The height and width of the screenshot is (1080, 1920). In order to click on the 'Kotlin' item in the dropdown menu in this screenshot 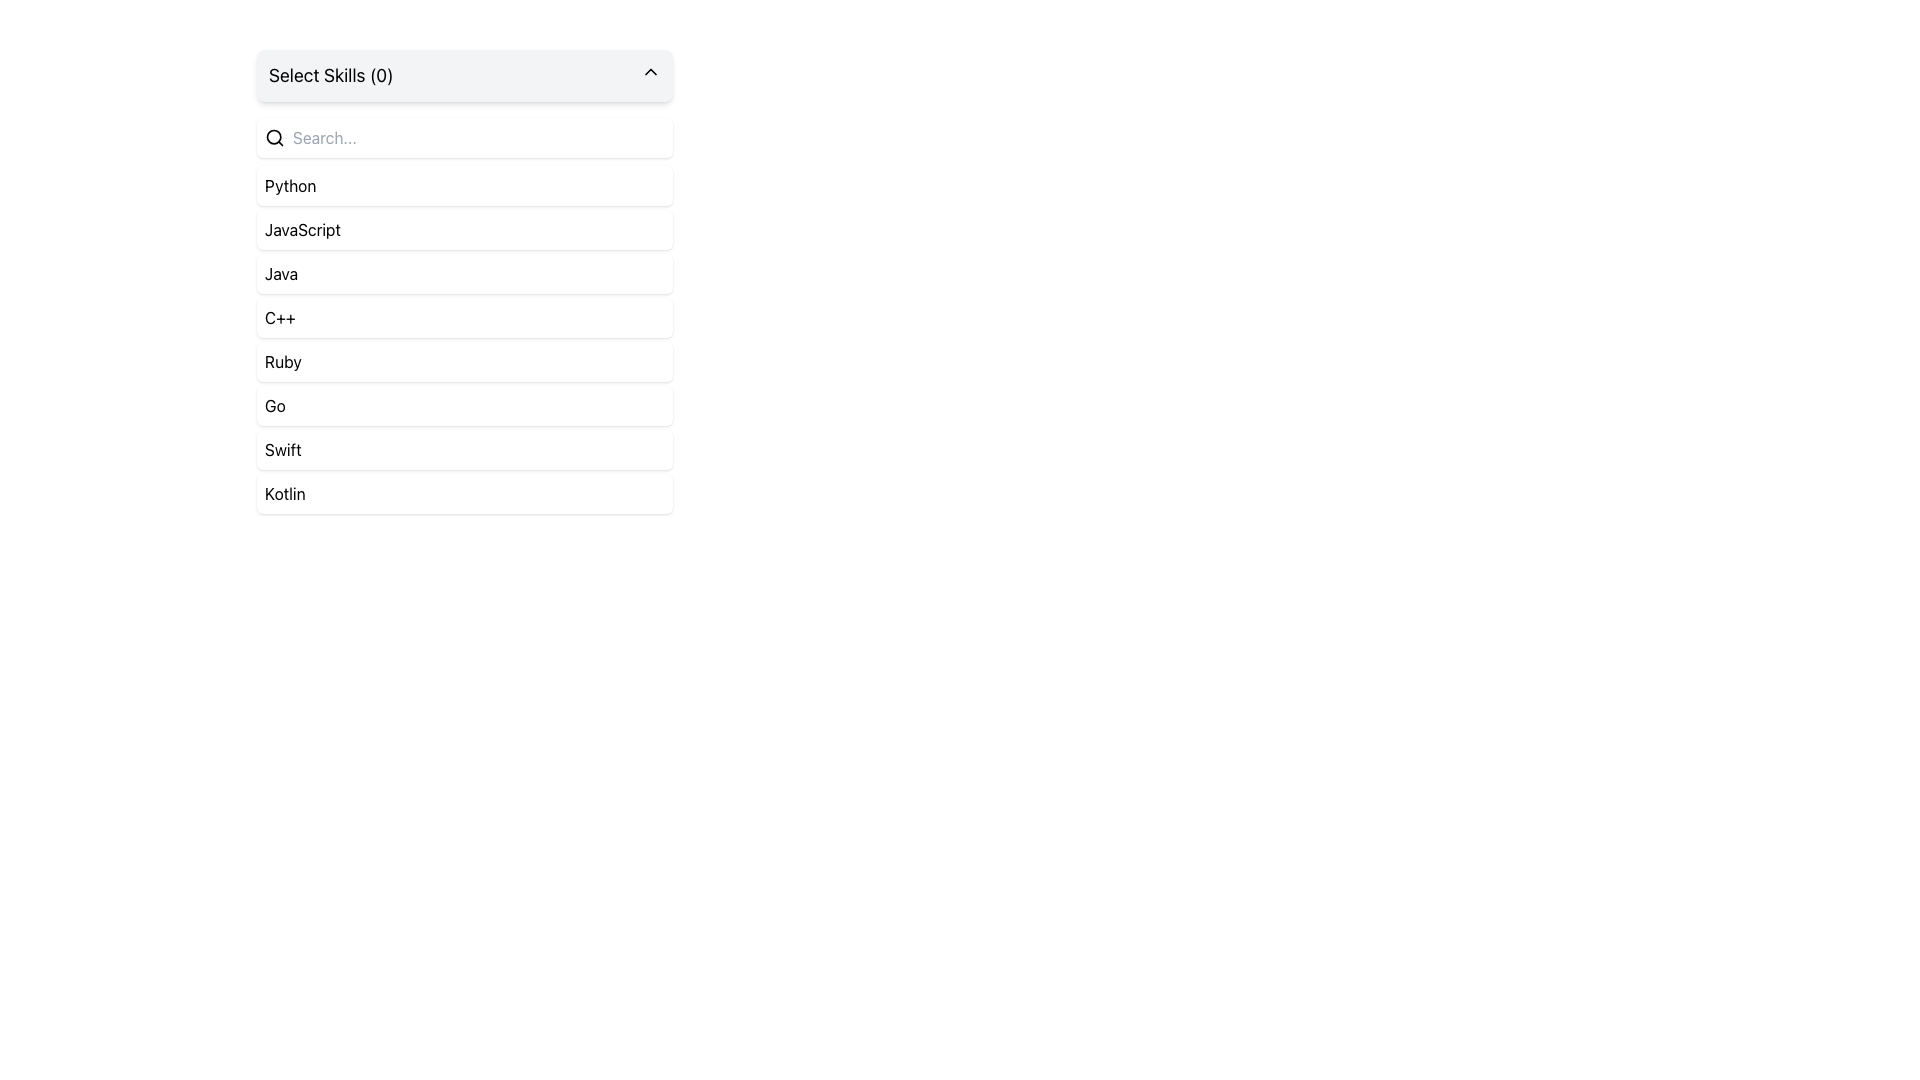, I will do `click(284, 493)`.